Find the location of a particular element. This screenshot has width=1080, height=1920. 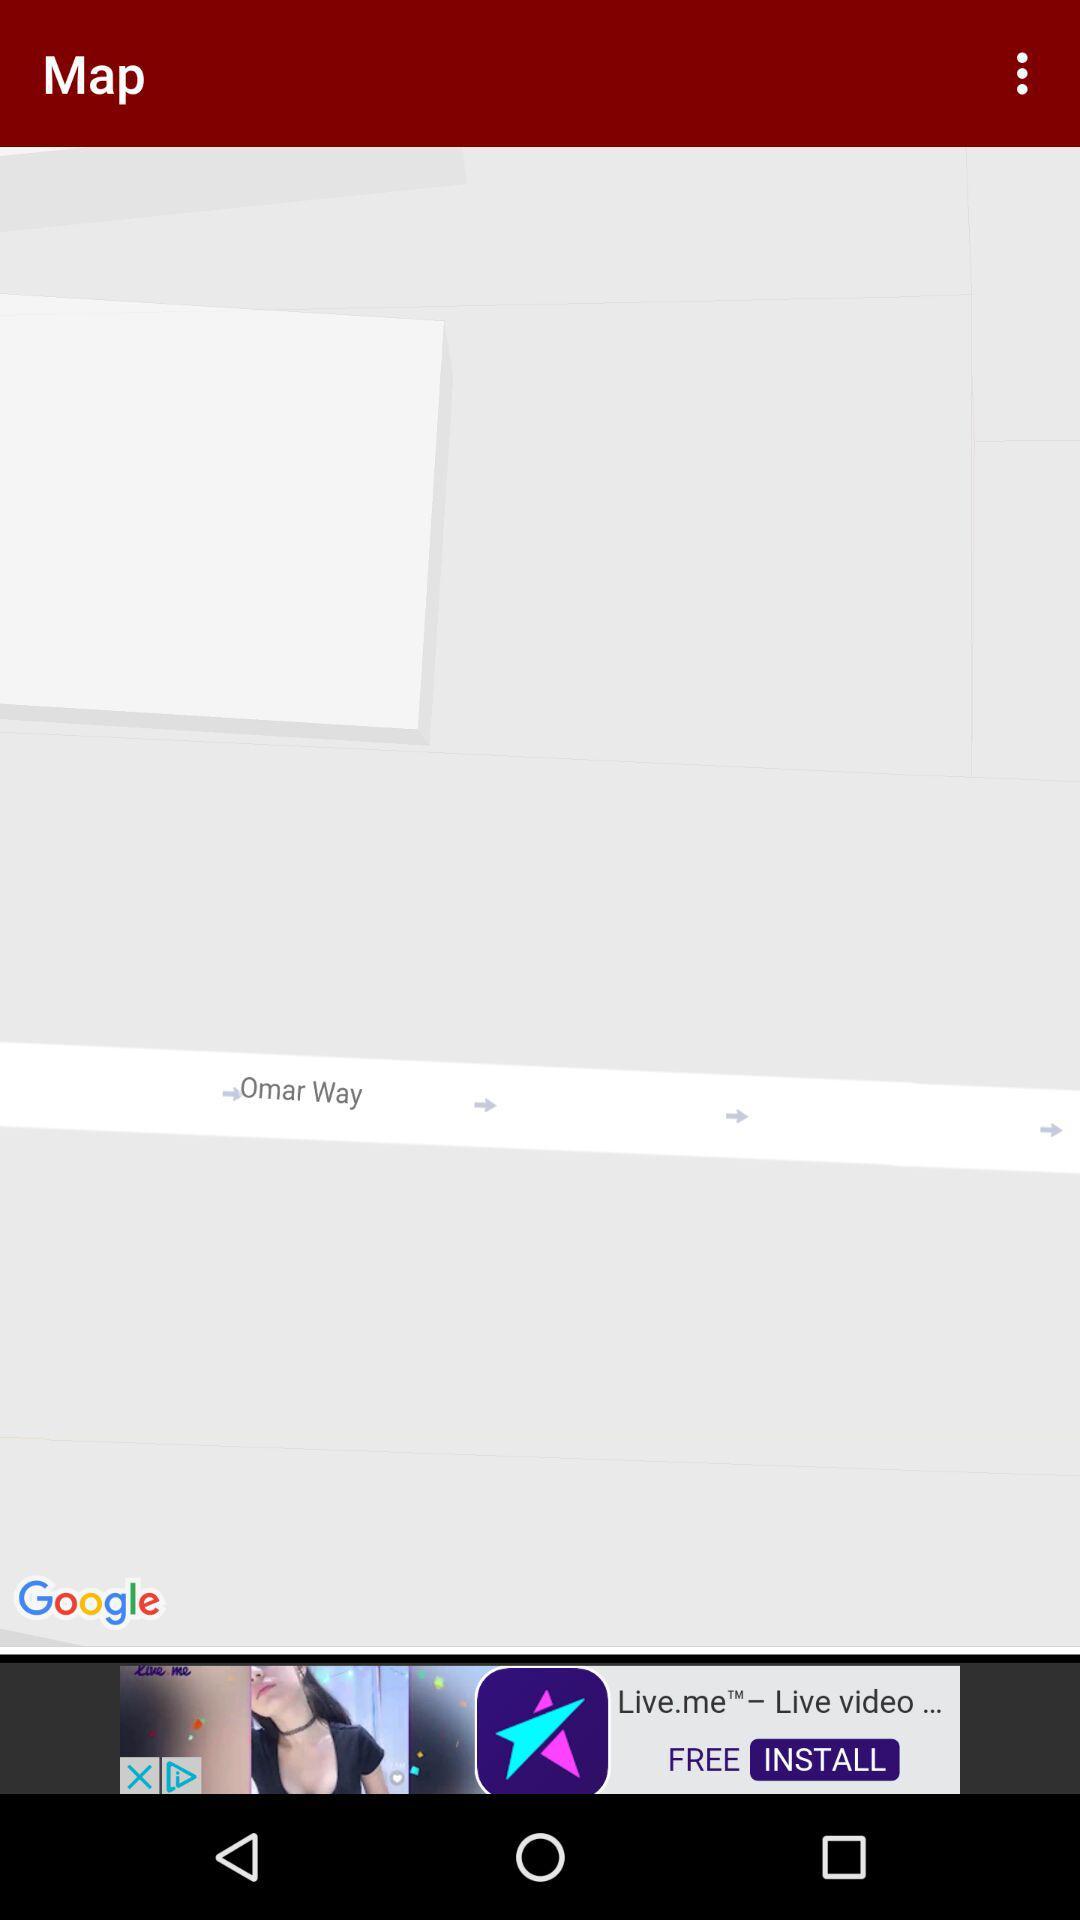

add is located at coordinates (540, 1727).